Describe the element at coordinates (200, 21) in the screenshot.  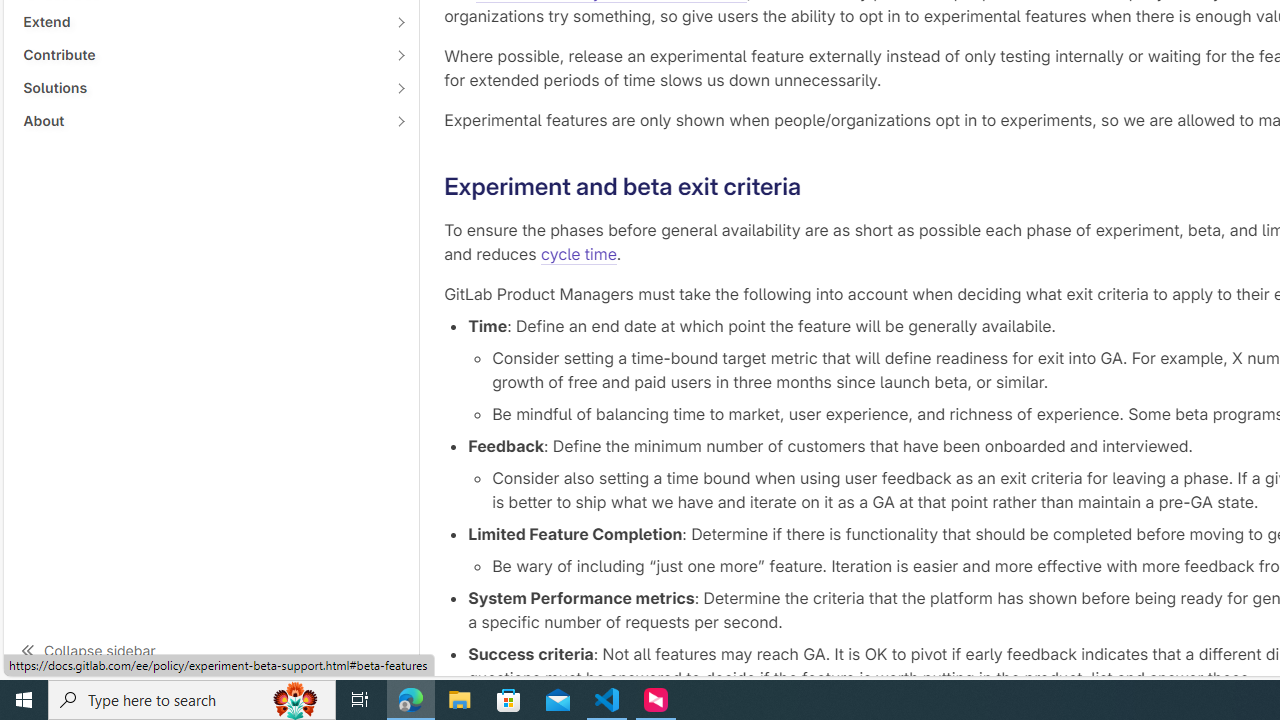
I see `'Extend'` at that location.